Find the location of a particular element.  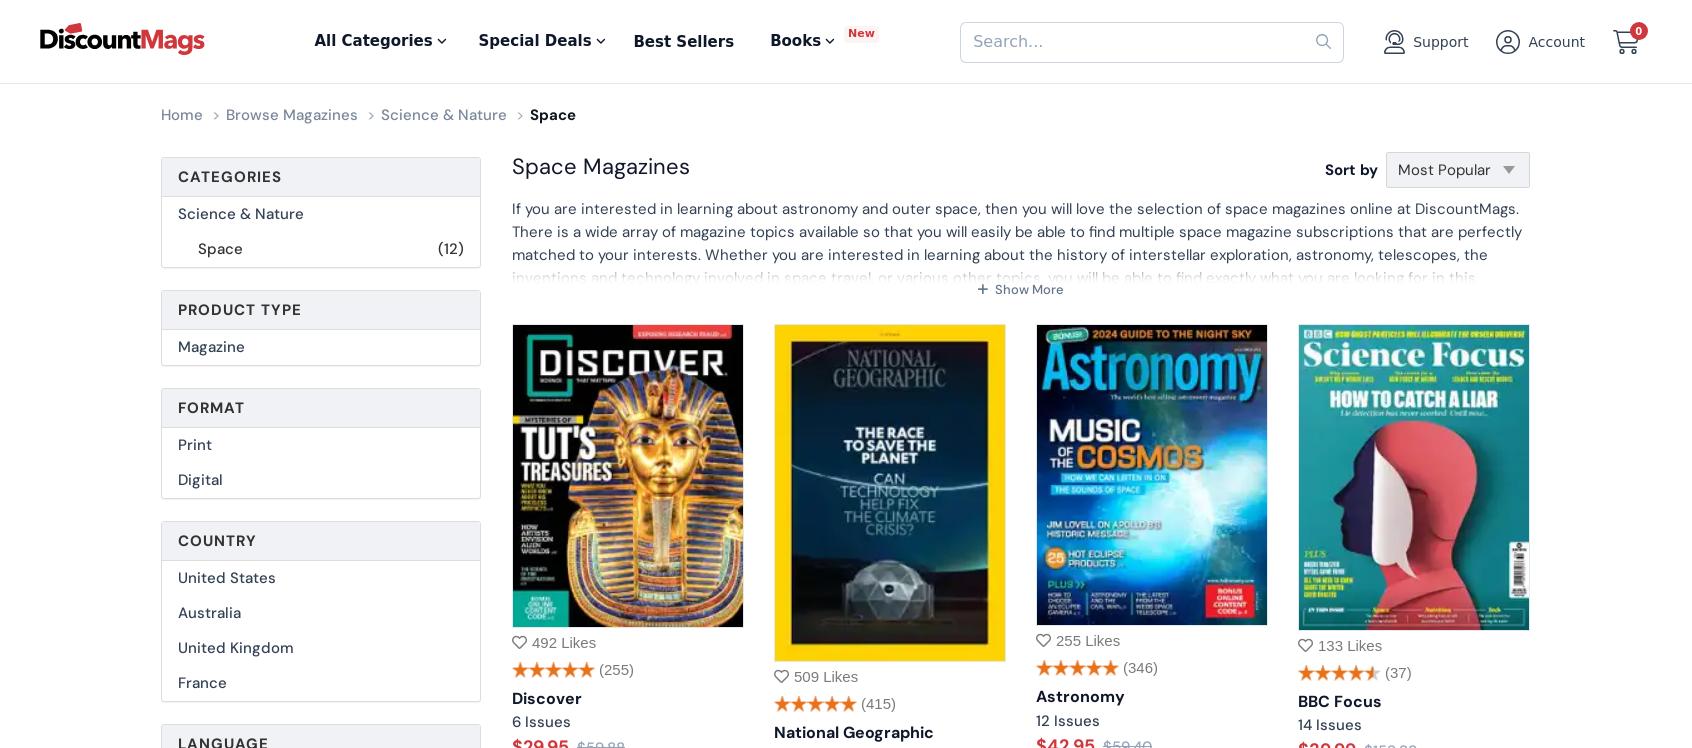

'Australia' is located at coordinates (208, 611).